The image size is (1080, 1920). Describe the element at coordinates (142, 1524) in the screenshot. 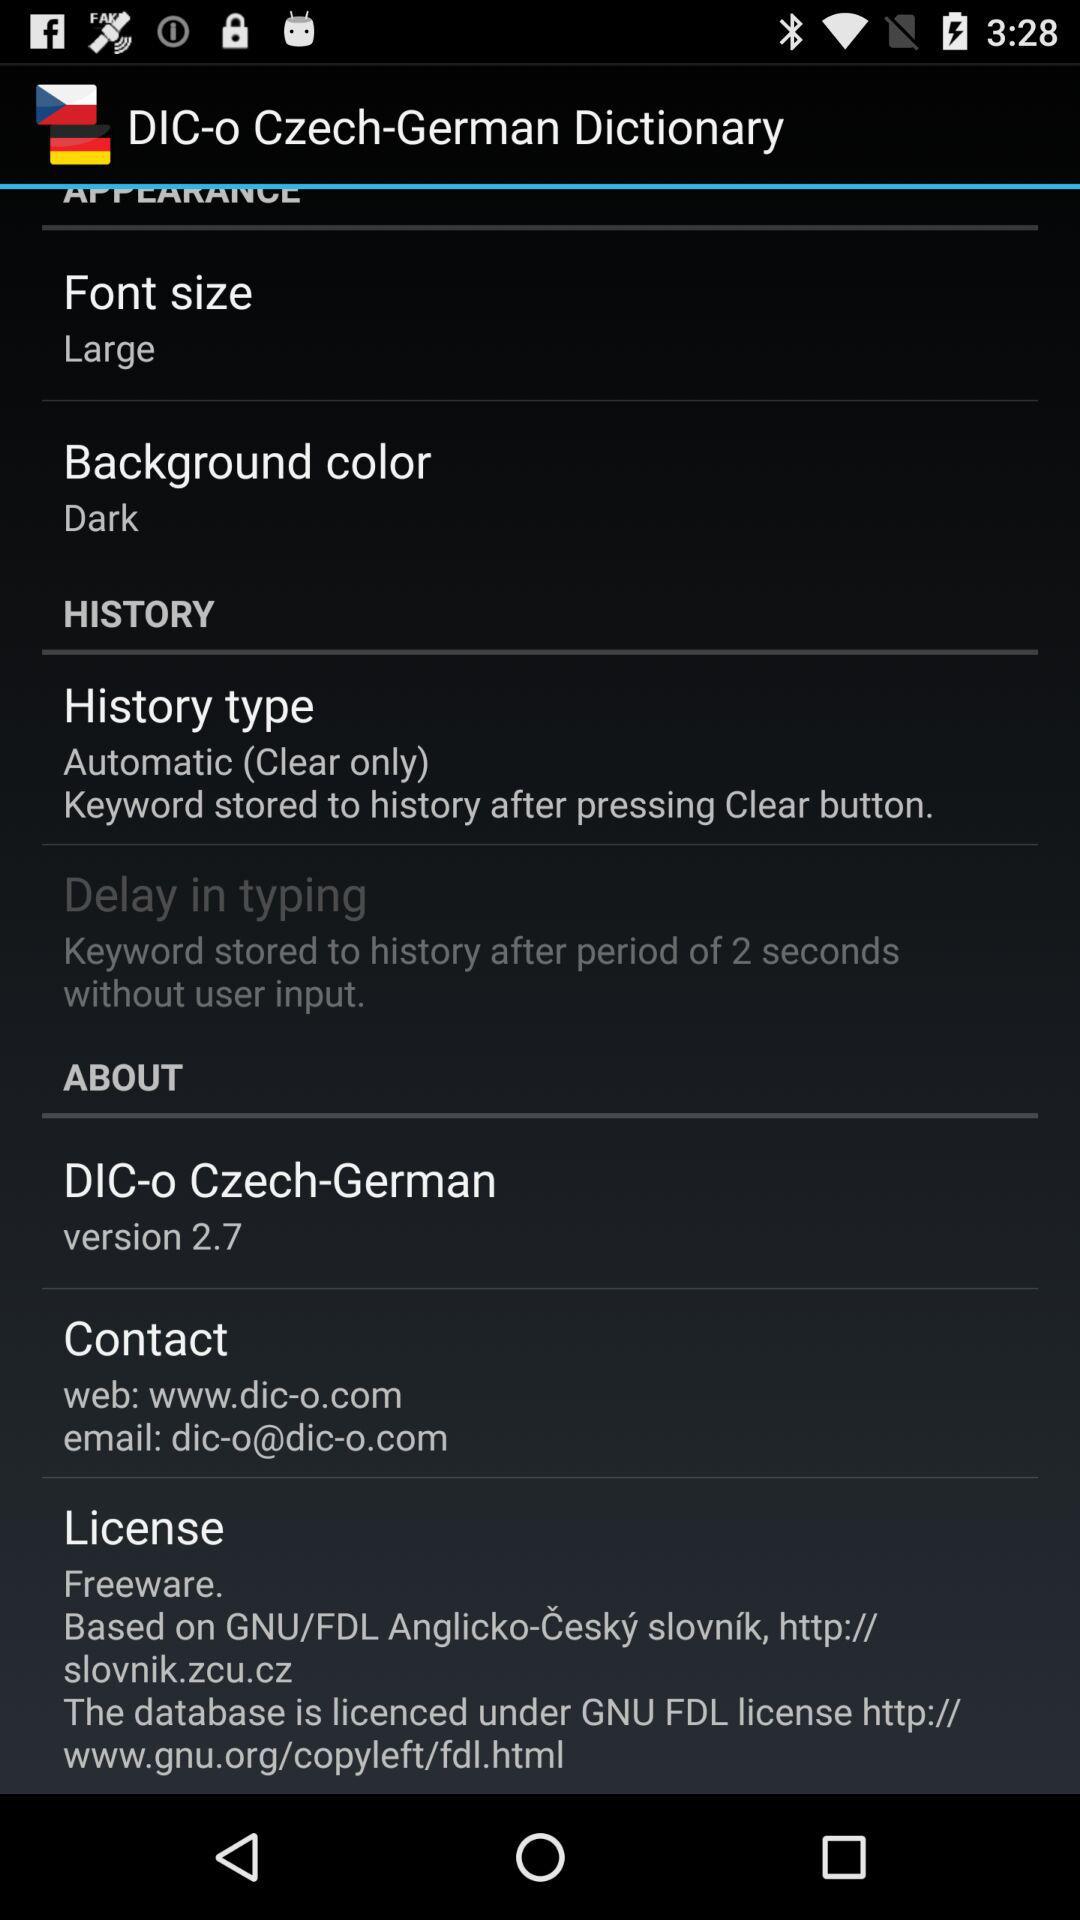

I see `the license` at that location.